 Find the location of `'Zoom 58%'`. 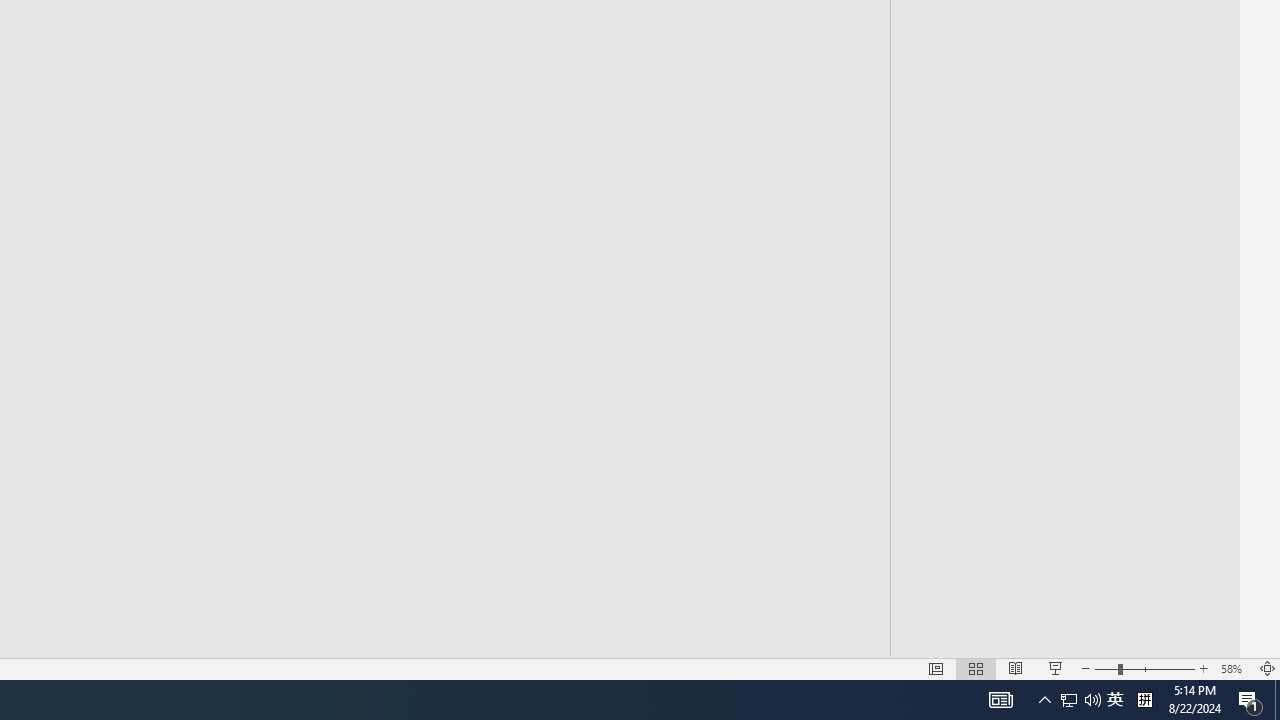

'Zoom 58%' is located at coordinates (1233, 669).